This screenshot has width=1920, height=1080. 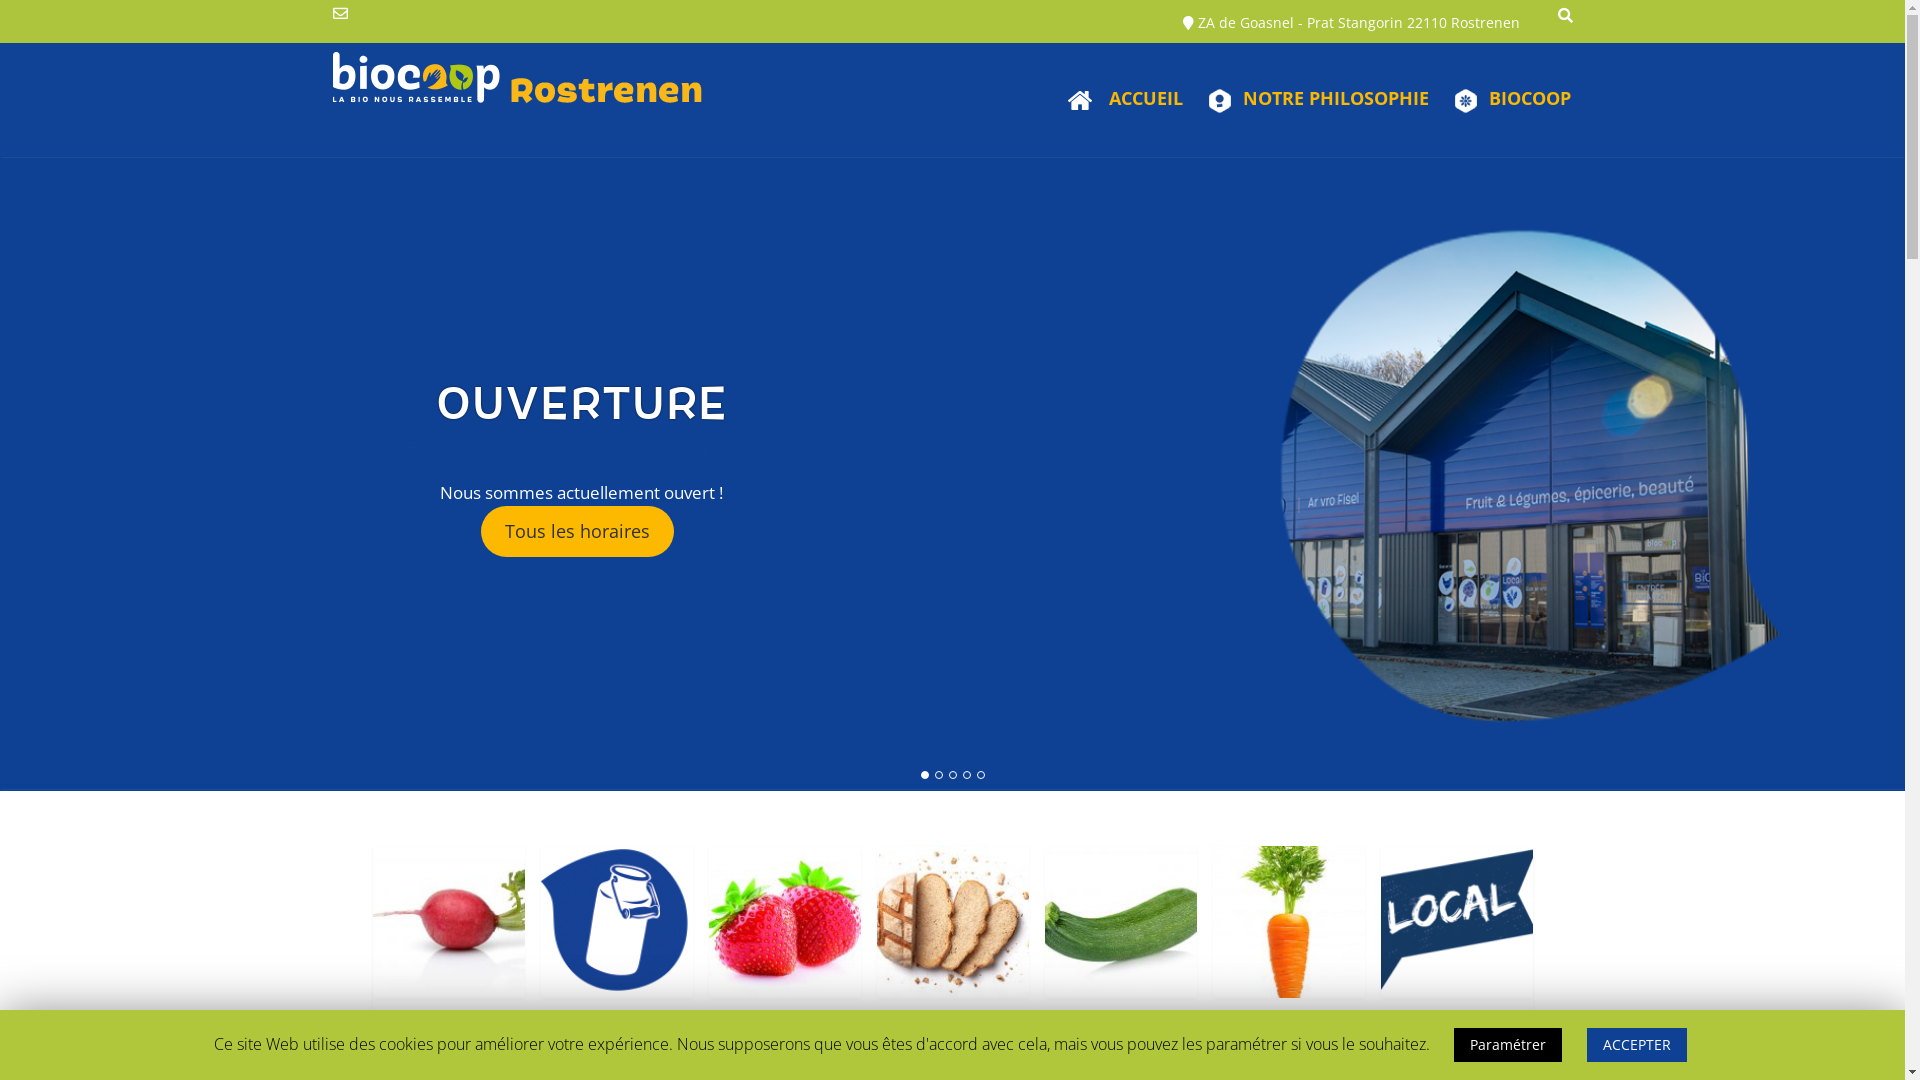 I want to click on 'ACCEPTER', so click(x=1636, y=1044).